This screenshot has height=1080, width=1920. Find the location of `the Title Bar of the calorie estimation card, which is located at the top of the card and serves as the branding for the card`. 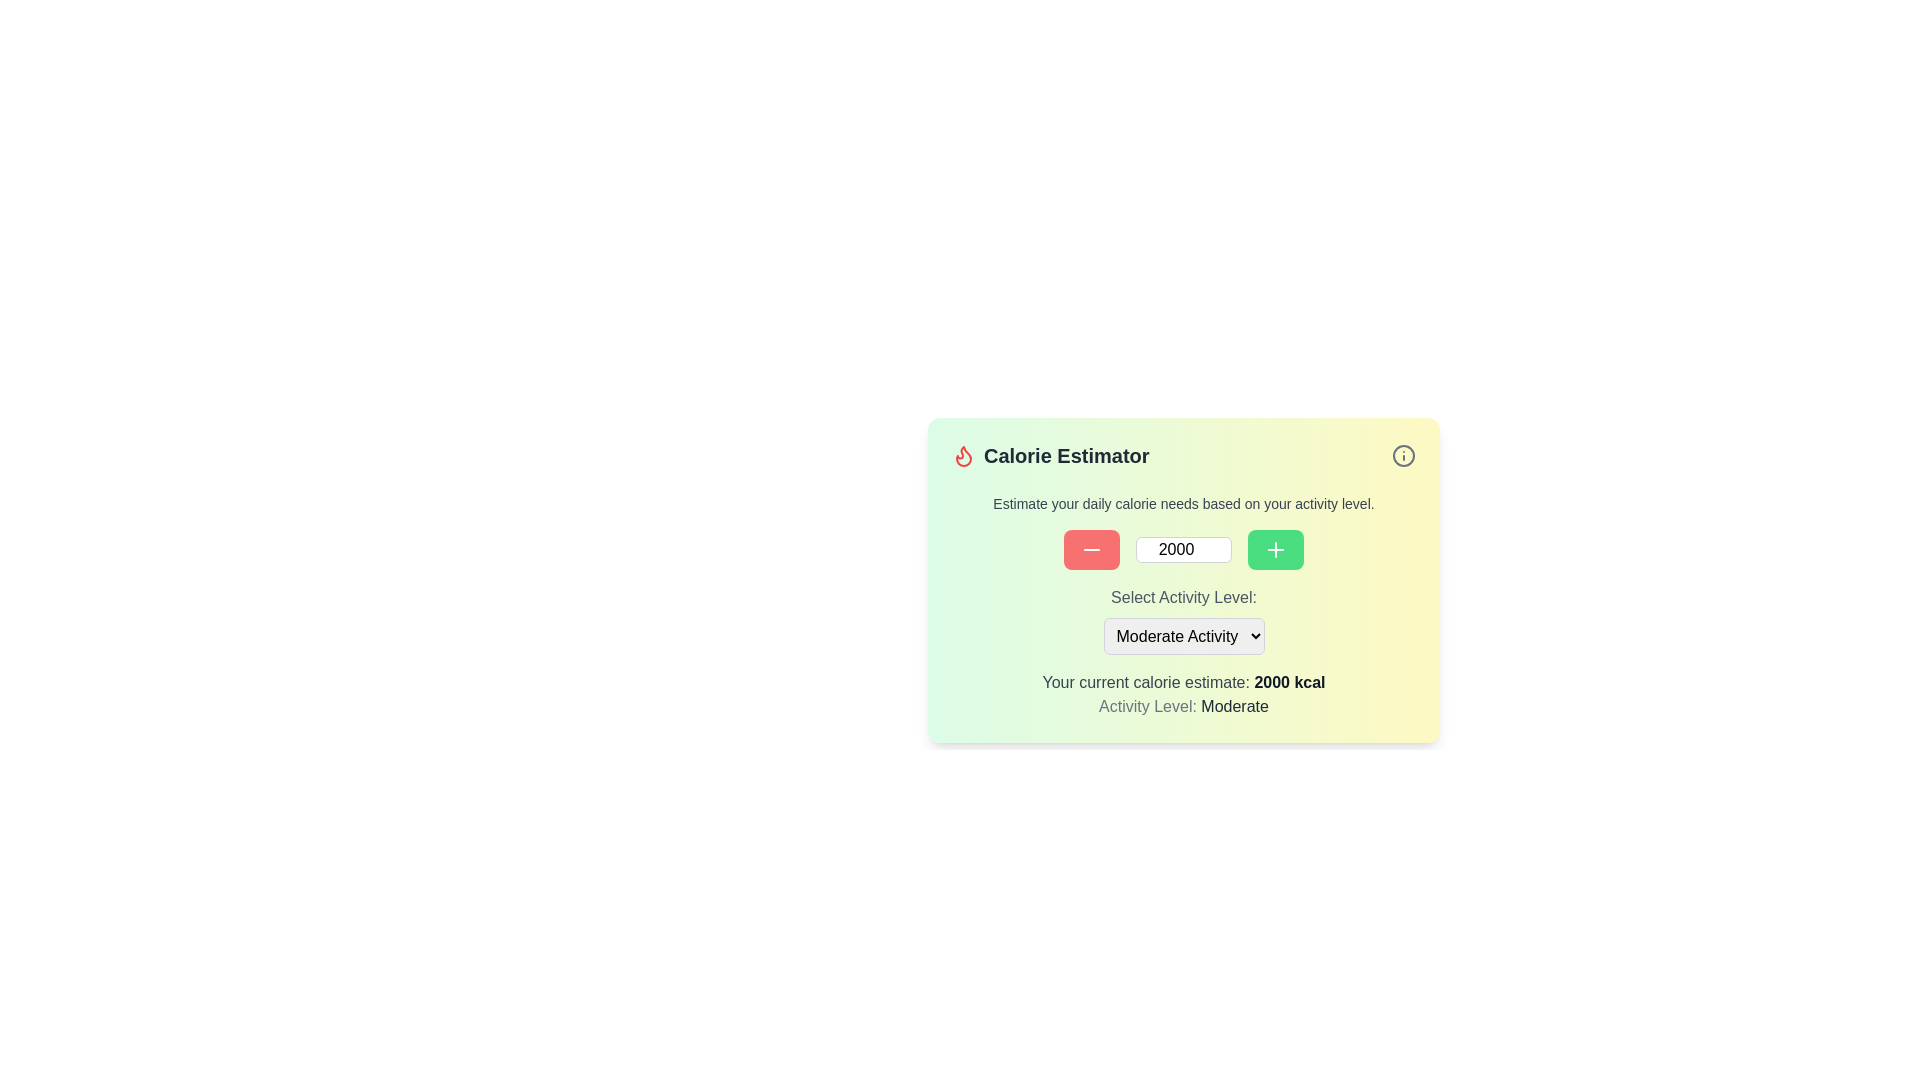

the Title Bar of the calorie estimation card, which is located at the top of the card and serves as the branding for the card is located at coordinates (1184, 455).